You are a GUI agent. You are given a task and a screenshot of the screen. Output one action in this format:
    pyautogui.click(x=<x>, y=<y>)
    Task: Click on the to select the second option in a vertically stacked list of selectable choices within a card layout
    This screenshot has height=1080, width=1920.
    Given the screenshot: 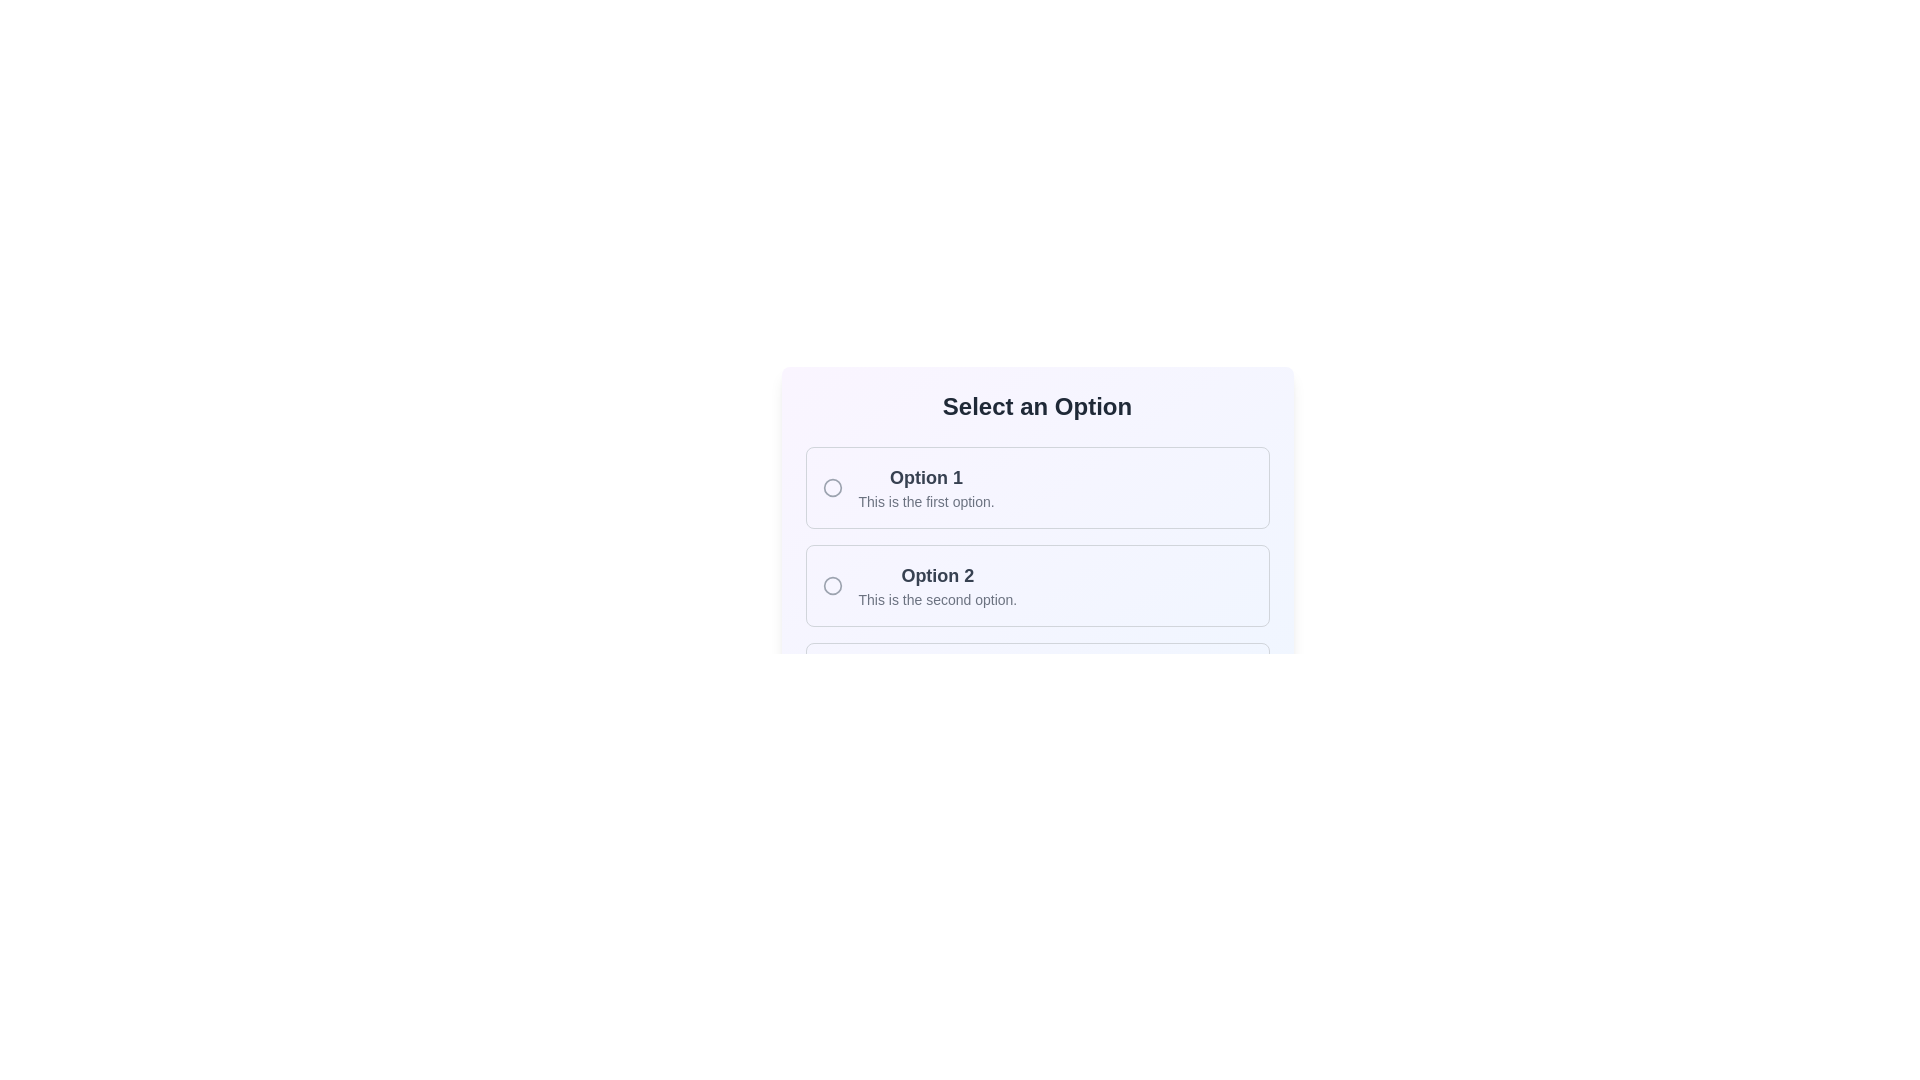 What is the action you would take?
    pyautogui.click(x=1037, y=585)
    